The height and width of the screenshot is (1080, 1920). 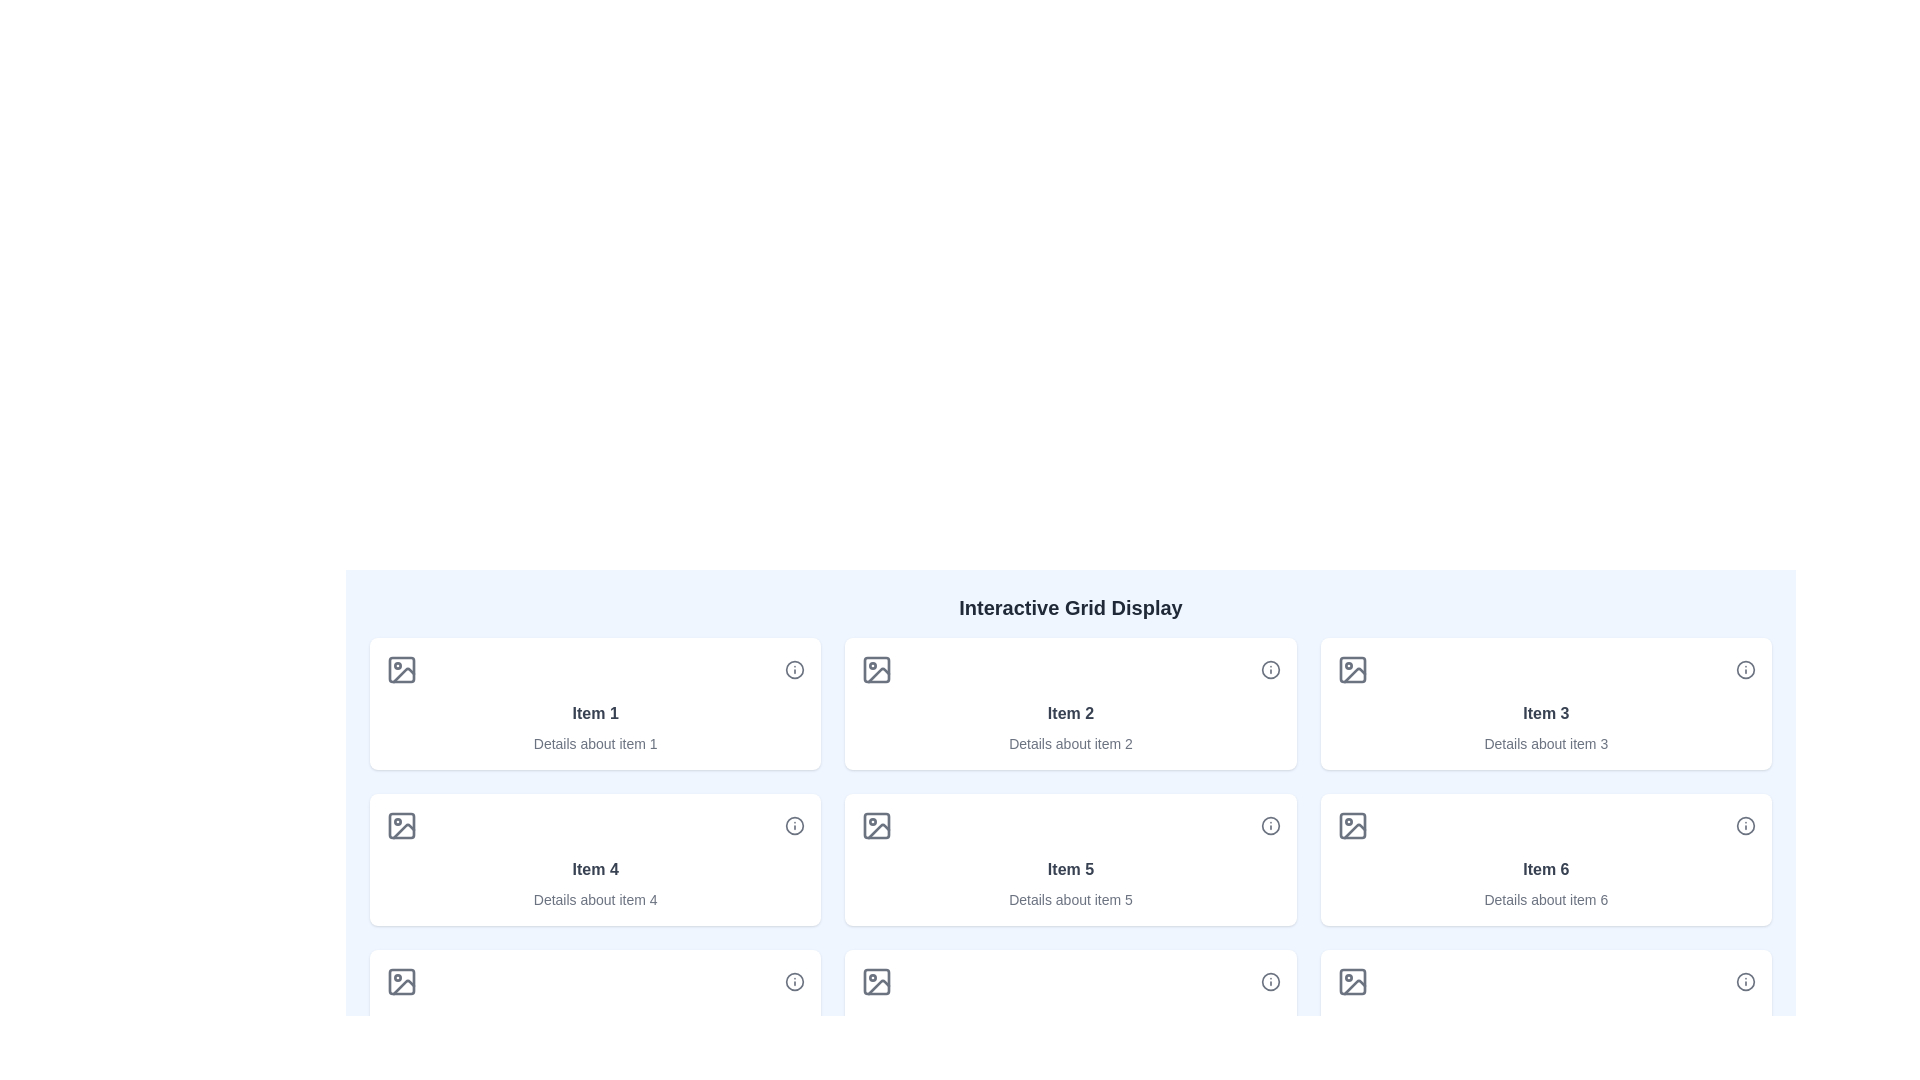 What do you see at coordinates (594, 882) in the screenshot?
I see `displayed text from the Text display module that shows the title 'Item 4' and its description 'Details about item 4', which is located in the second row and first column of the grid layout` at bounding box center [594, 882].